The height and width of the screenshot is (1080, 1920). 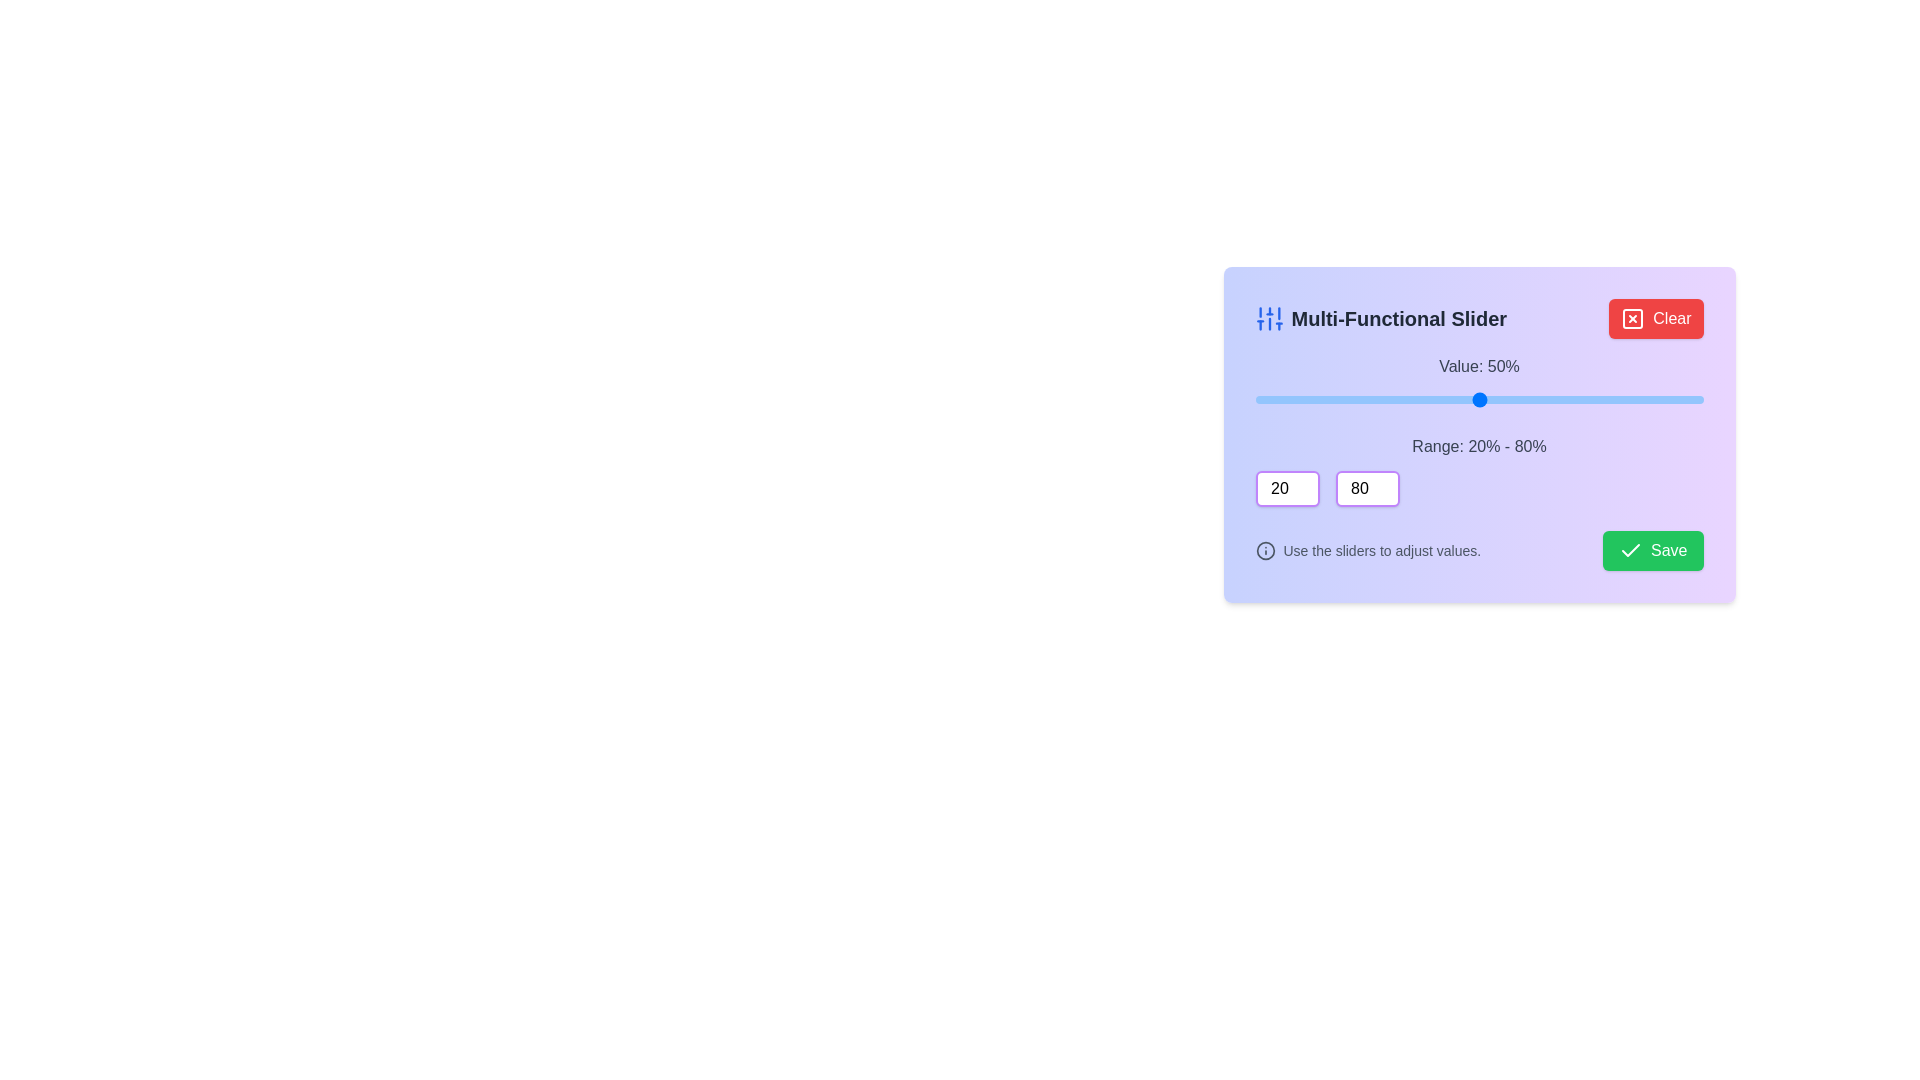 I want to click on the slider value, so click(x=1501, y=400).